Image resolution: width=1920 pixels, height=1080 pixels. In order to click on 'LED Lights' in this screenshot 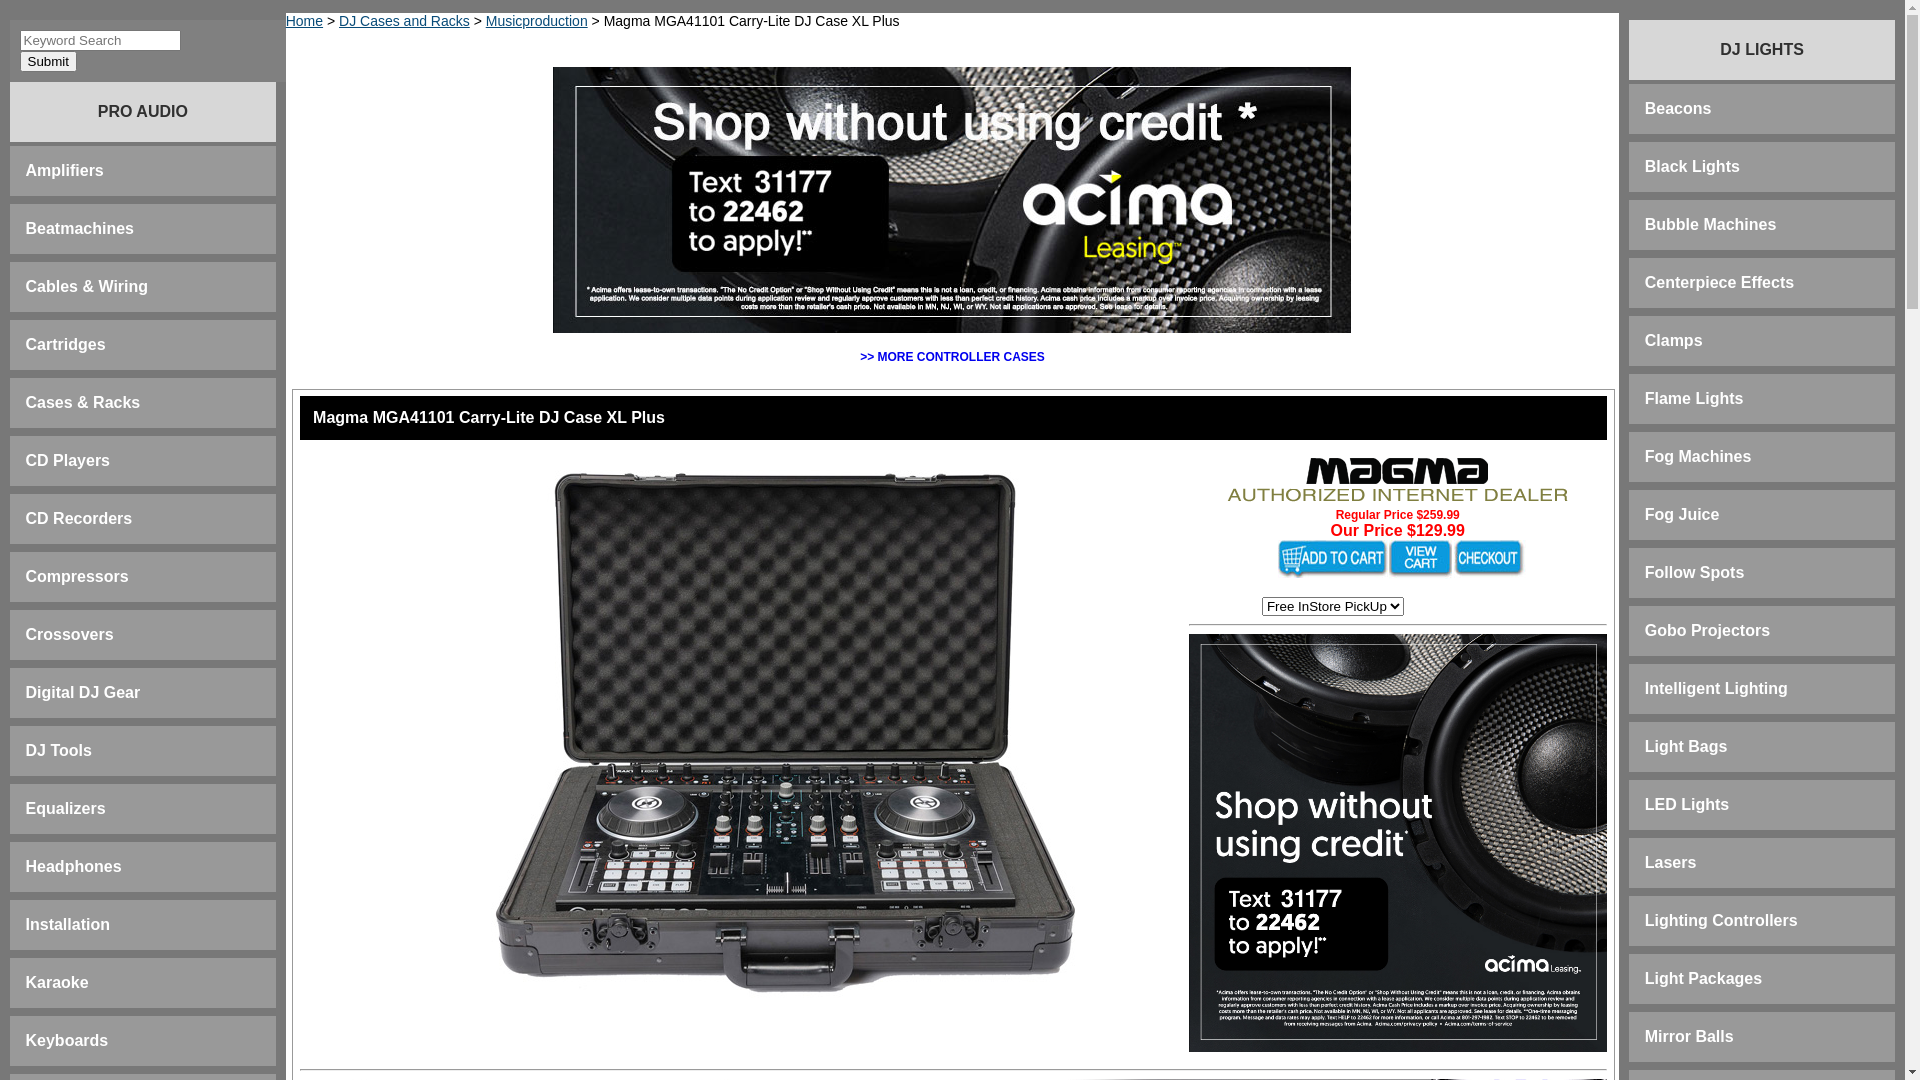, I will do `click(1645, 803)`.